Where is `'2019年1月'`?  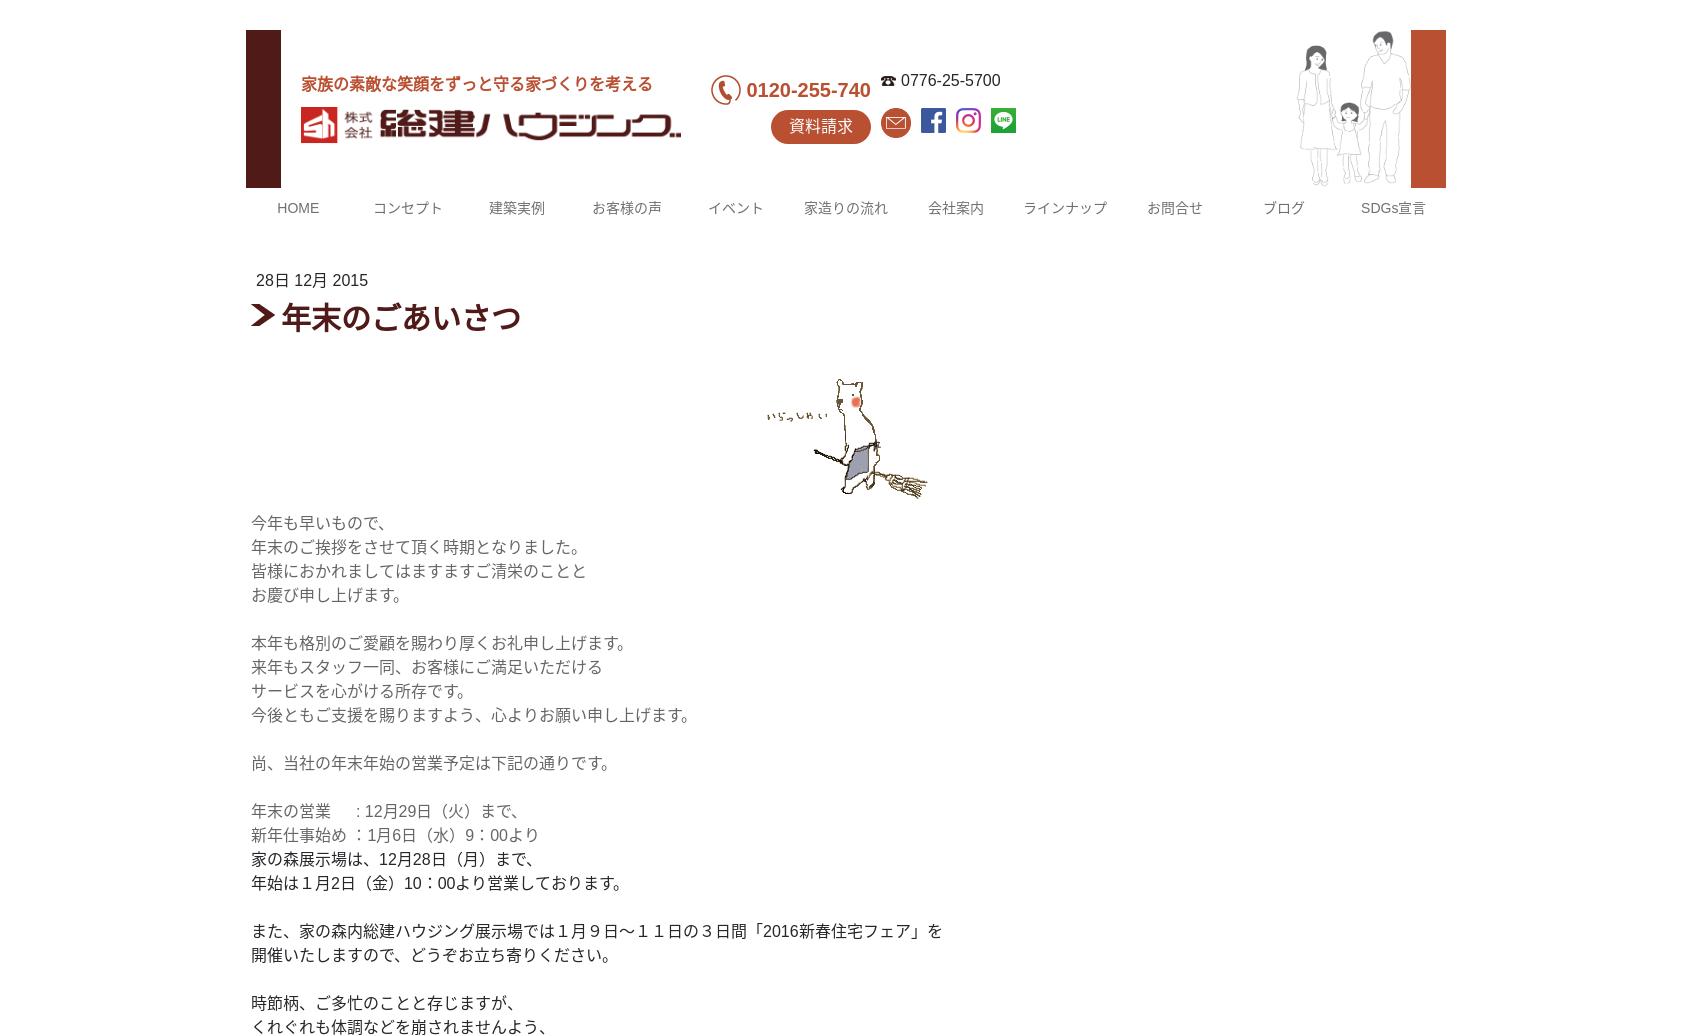
'2019年1月' is located at coordinates (1074, 461).